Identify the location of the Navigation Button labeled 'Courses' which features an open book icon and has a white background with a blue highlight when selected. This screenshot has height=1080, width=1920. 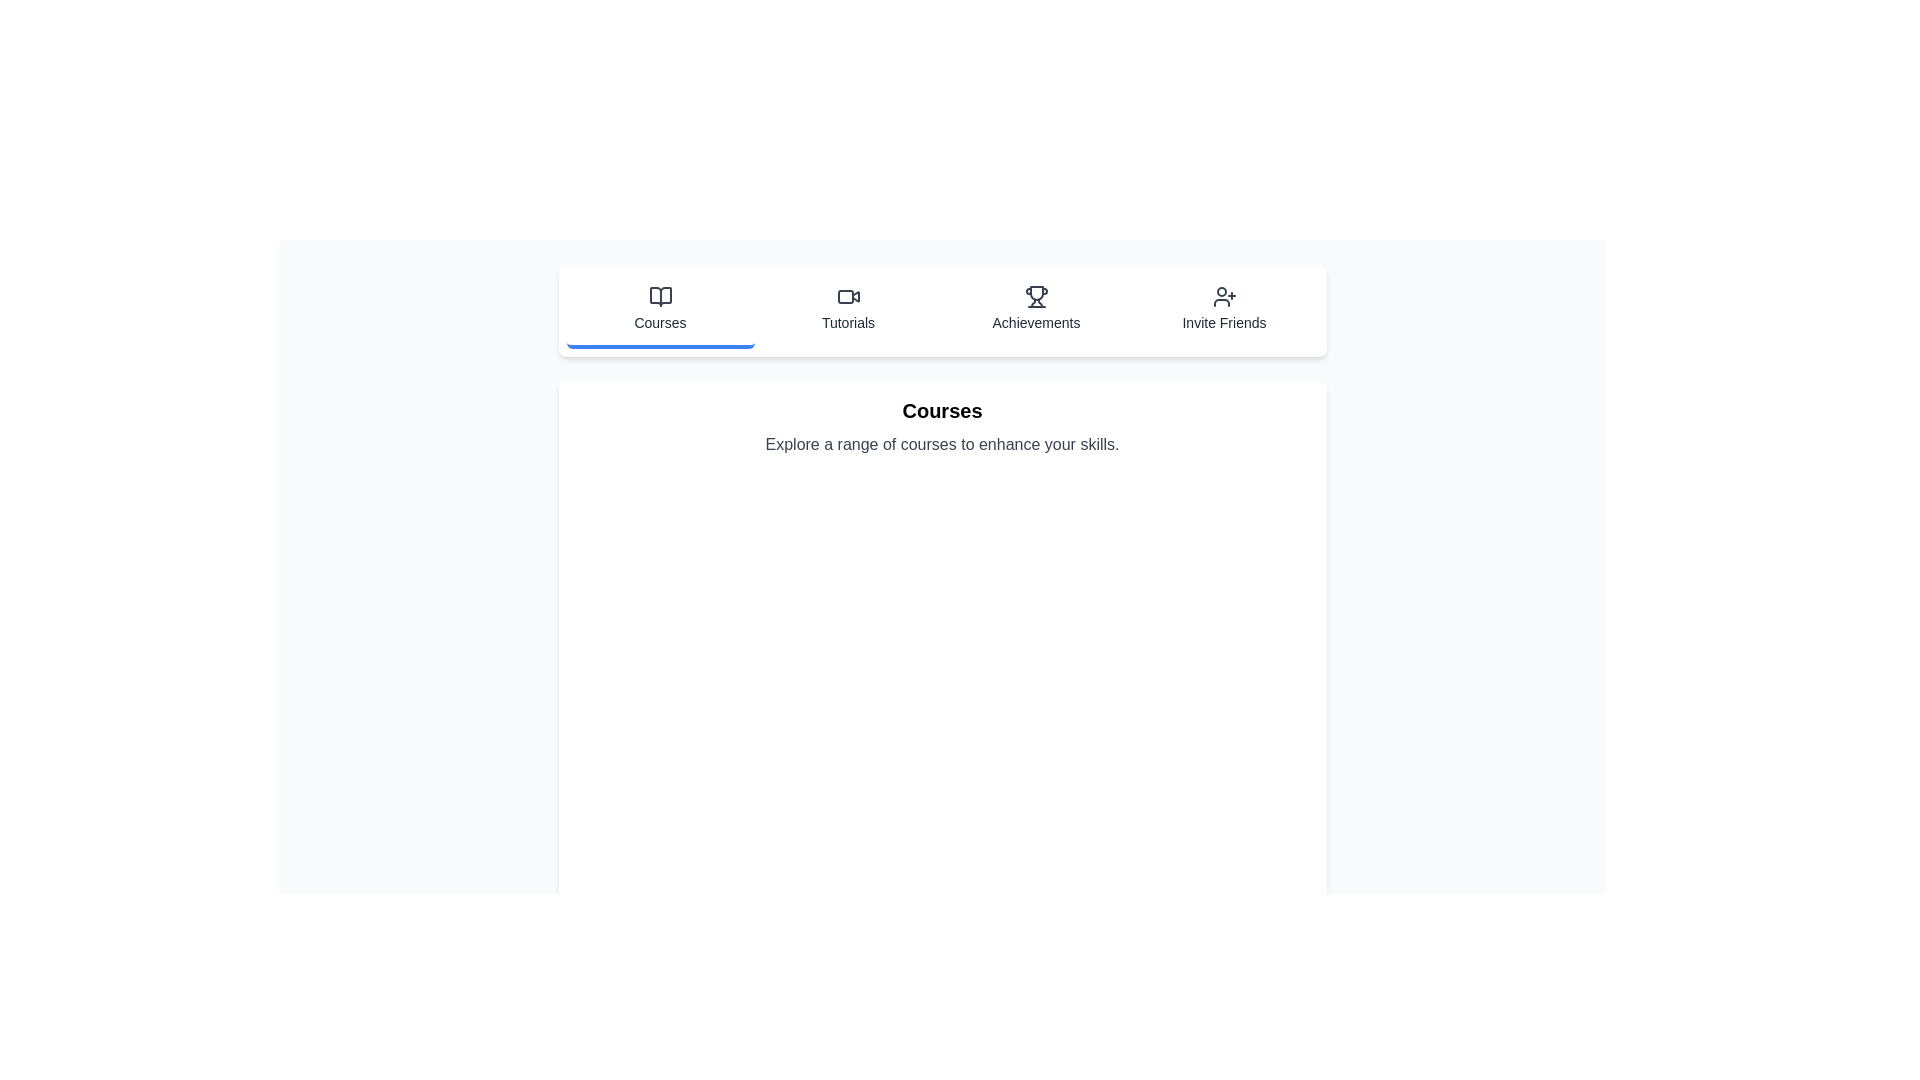
(660, 311).